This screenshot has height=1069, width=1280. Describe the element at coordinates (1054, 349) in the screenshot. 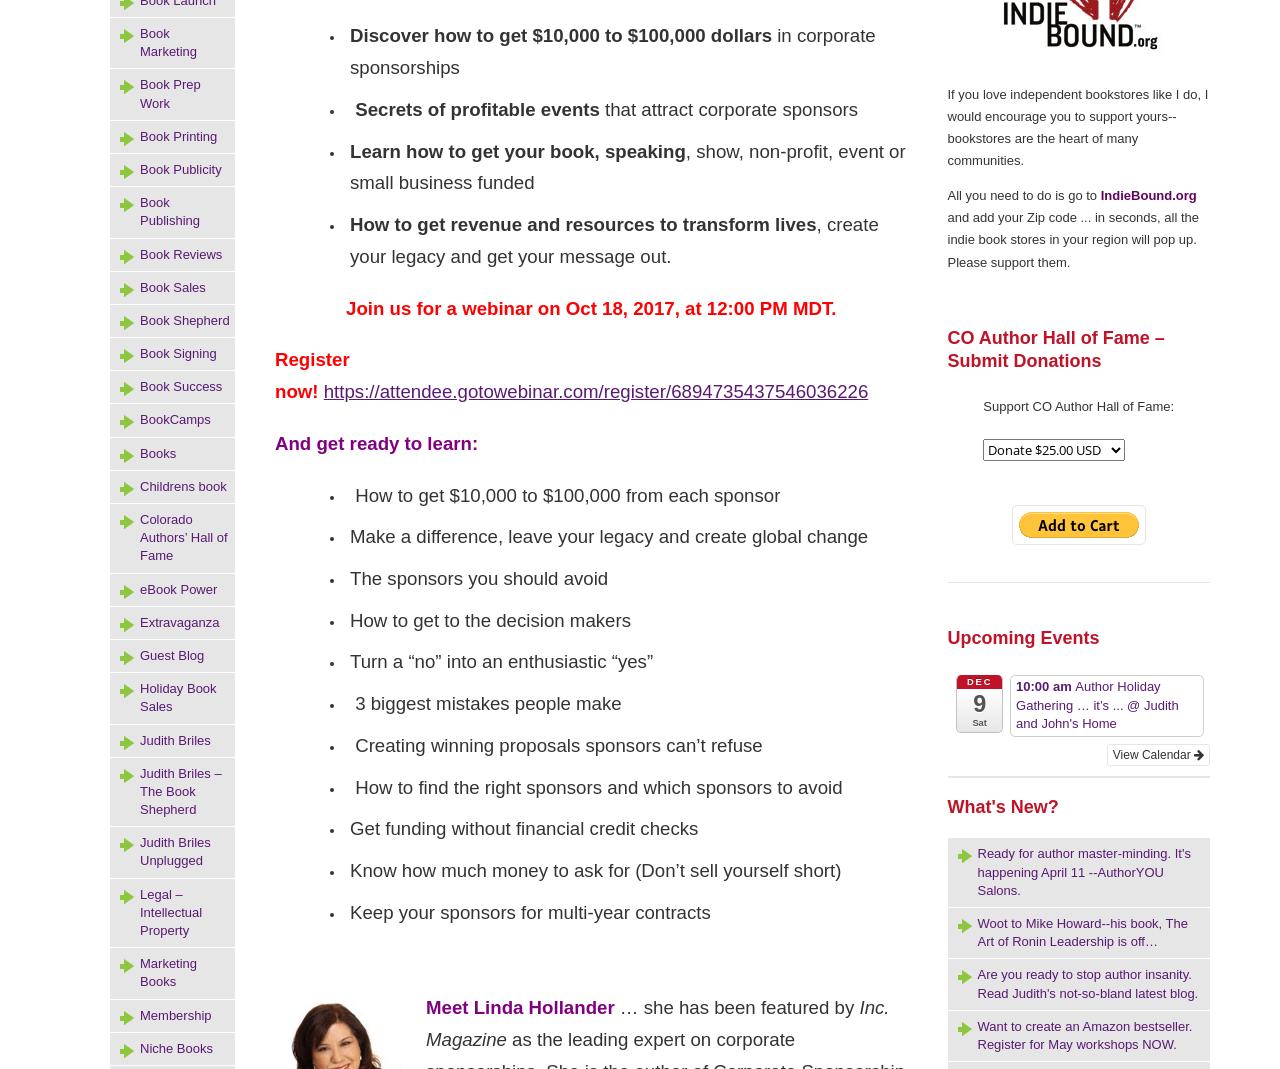

I see `'CO Author Hall of Fame – Submit Donations'` at that location.